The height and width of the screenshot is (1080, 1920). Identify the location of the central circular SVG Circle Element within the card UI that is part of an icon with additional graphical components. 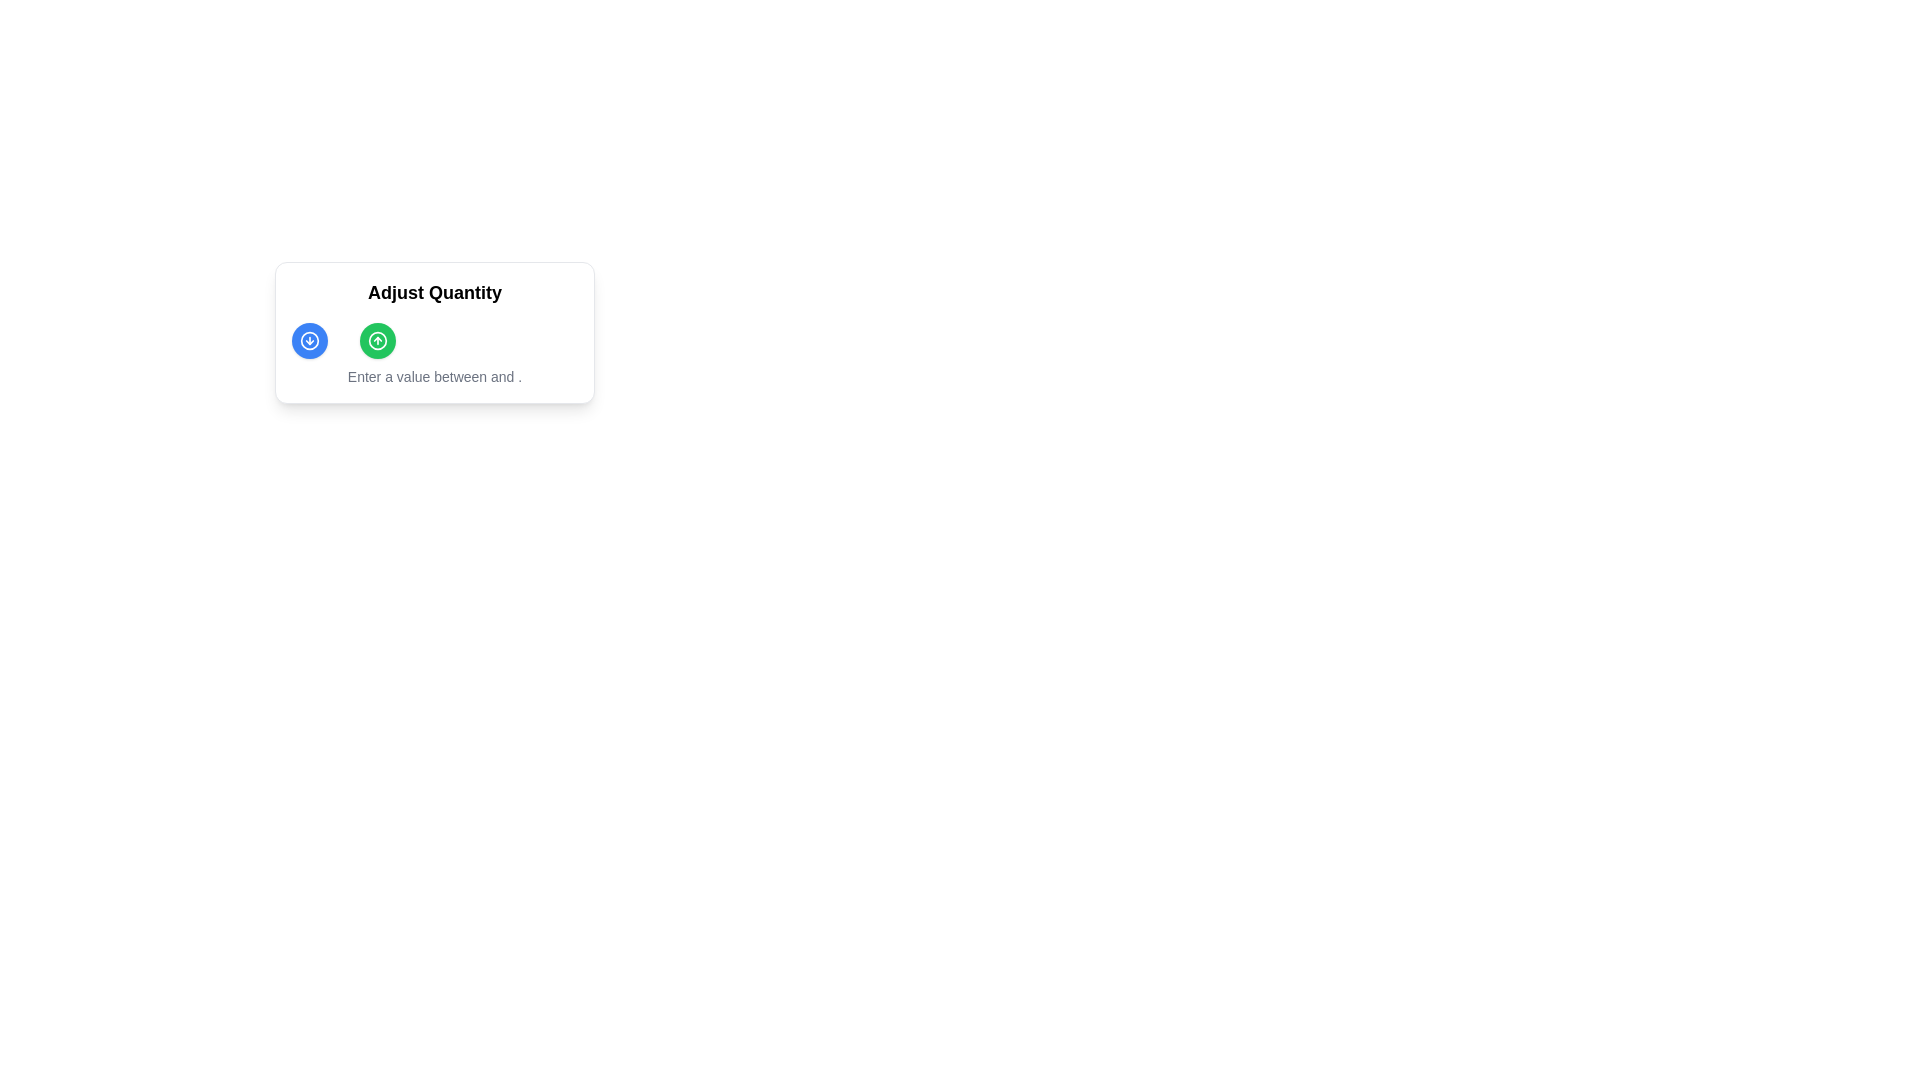
(378, 339).